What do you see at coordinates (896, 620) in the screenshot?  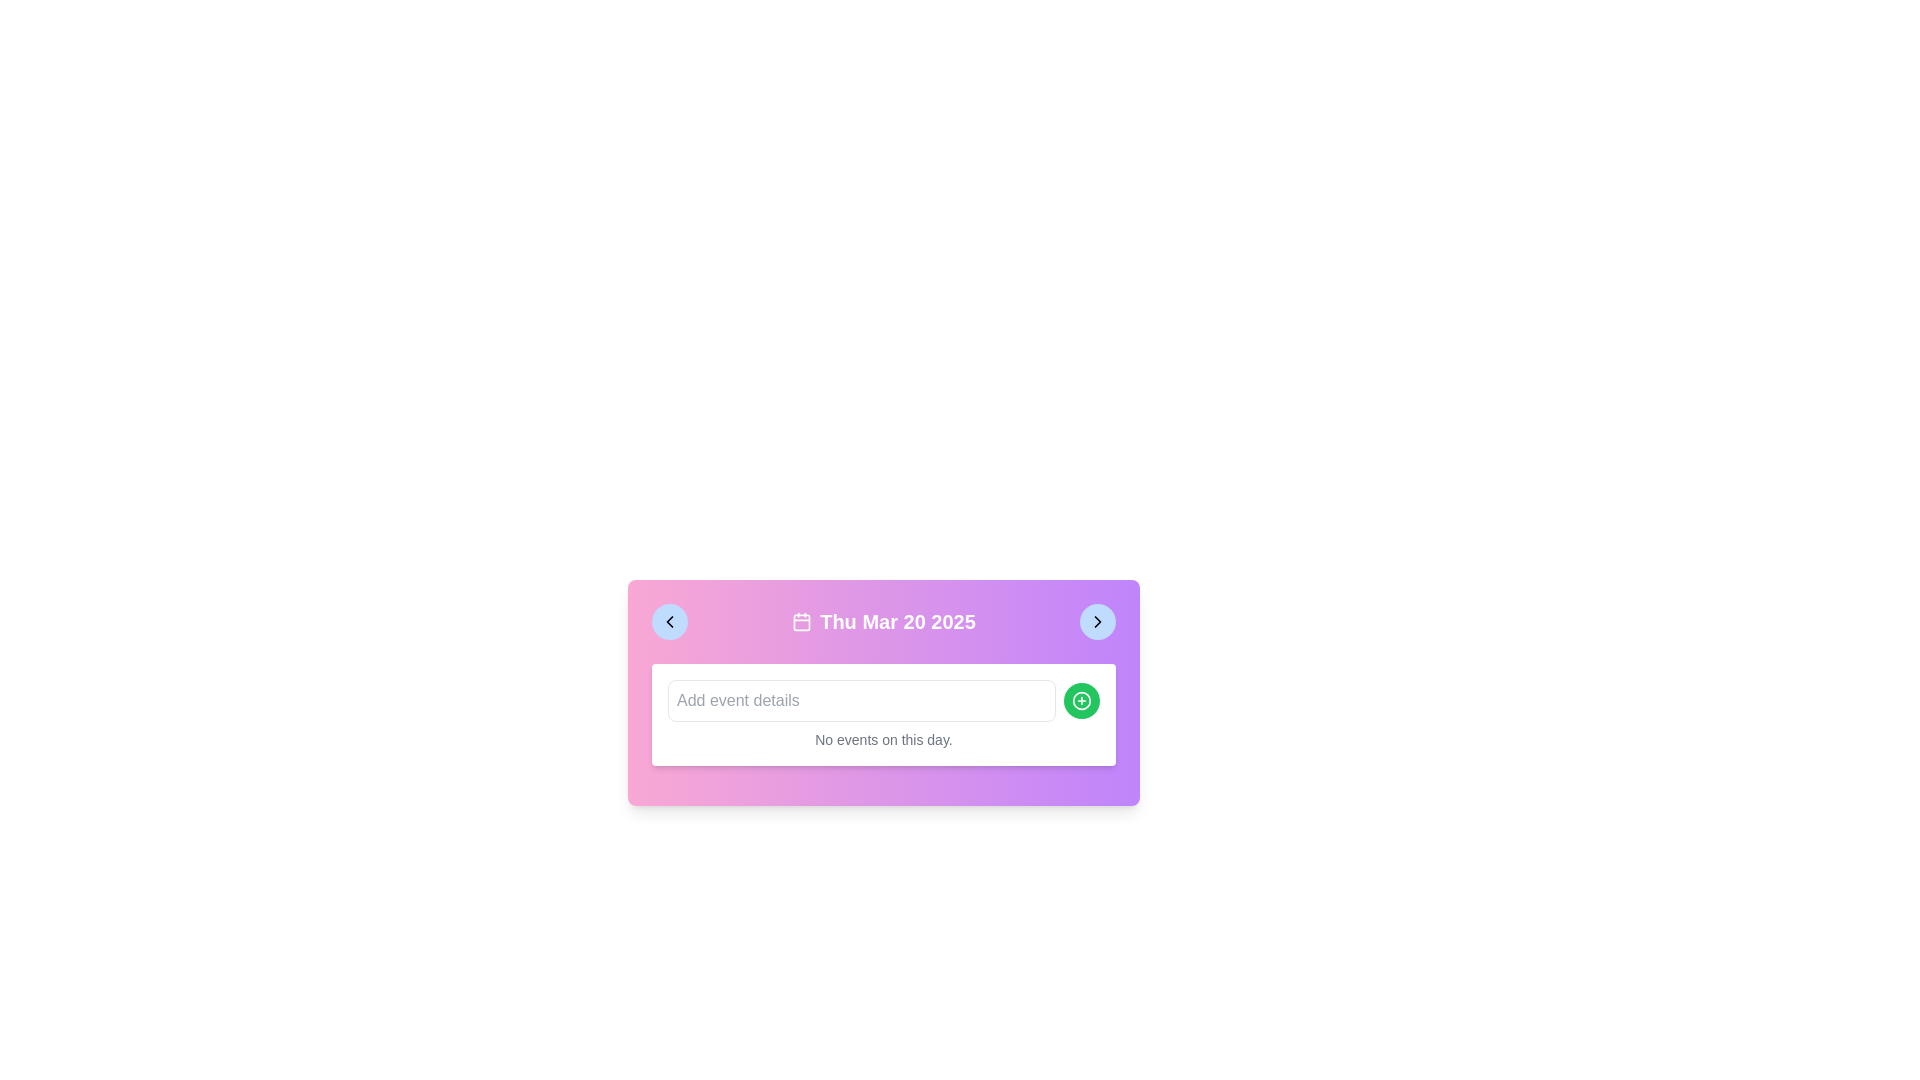 I see `the bold white text displaying the date 'Thu Mar 20 2025' on a purple gradient background, which is located in the center-top portion of a card-like component, aligned to the right of a calendar icon and between two navigation buttons` at bounding box center [896, 620].